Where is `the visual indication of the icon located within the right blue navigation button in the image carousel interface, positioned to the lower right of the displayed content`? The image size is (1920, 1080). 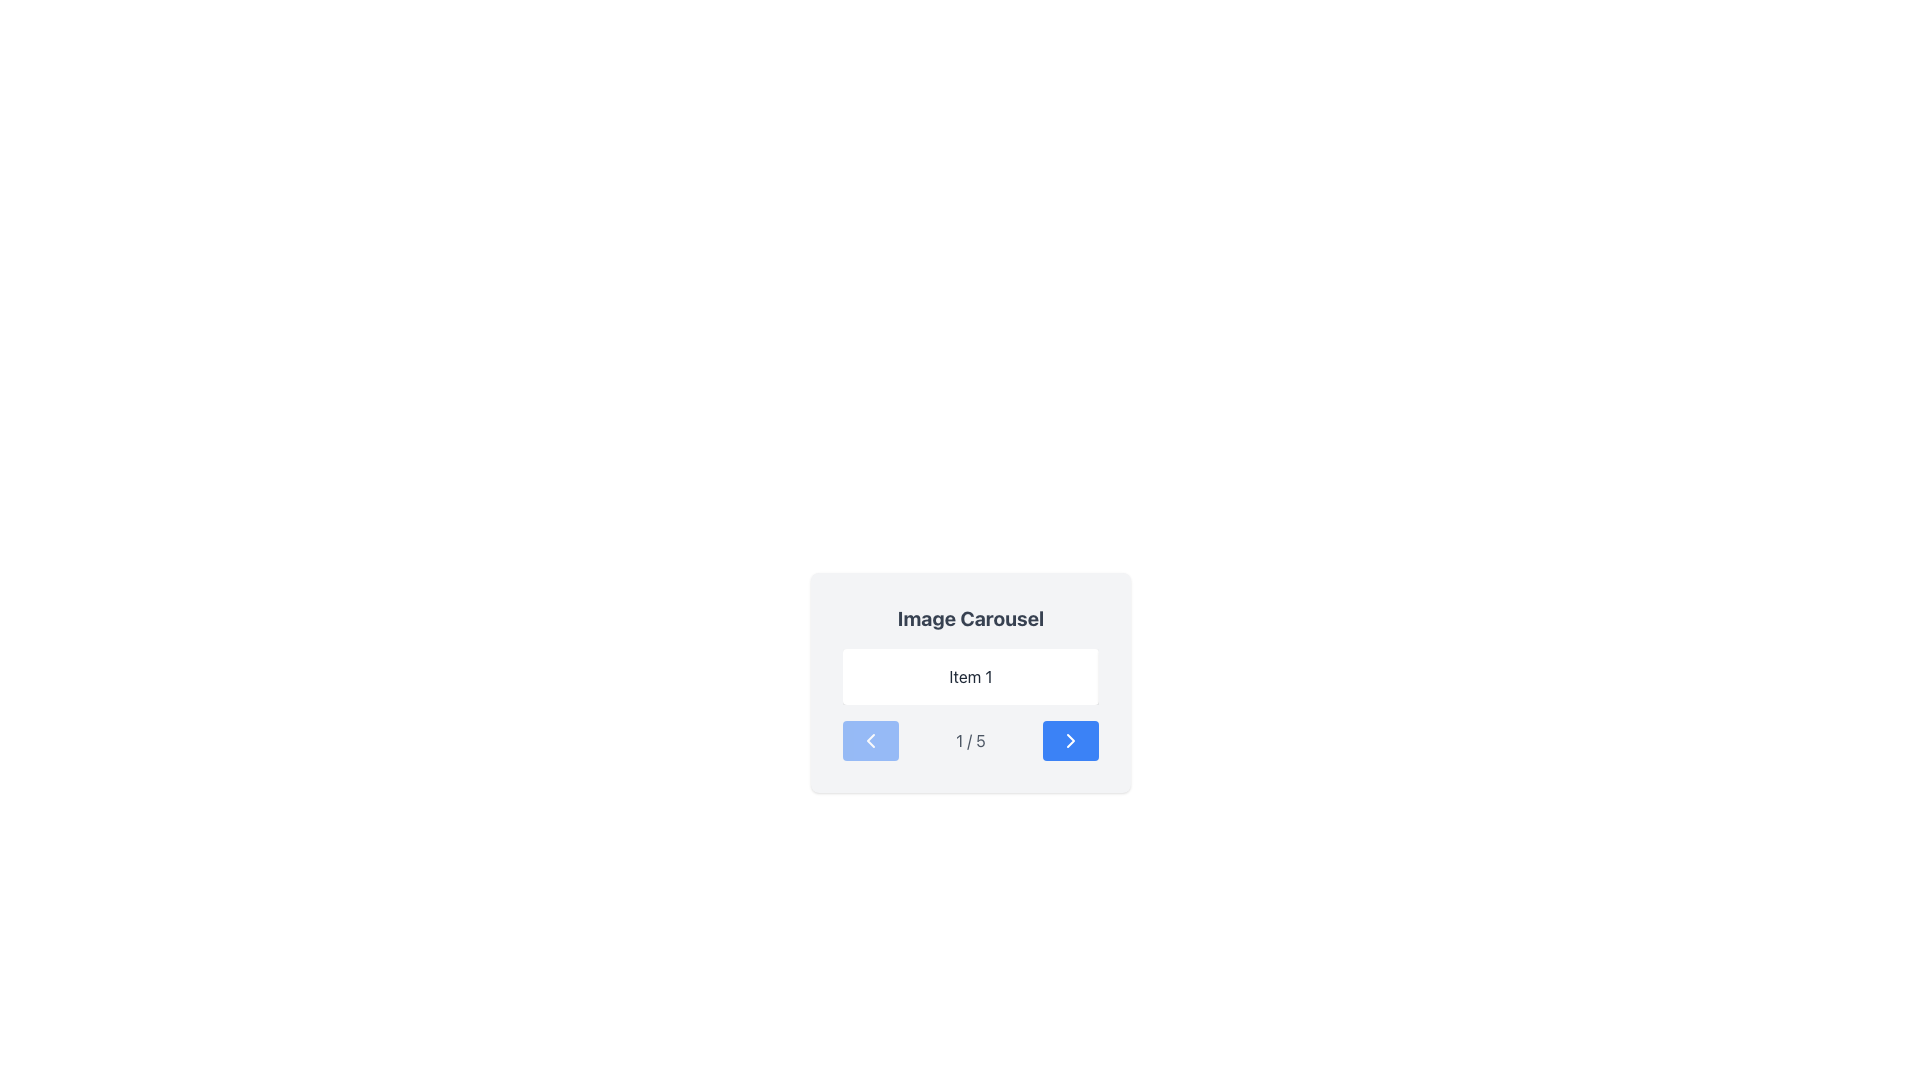
the visual indication of the icon located within the right blue navigation button in the image carousel interface, positioned to the lower right of the displayed content is located at coordinates (1069, 740).